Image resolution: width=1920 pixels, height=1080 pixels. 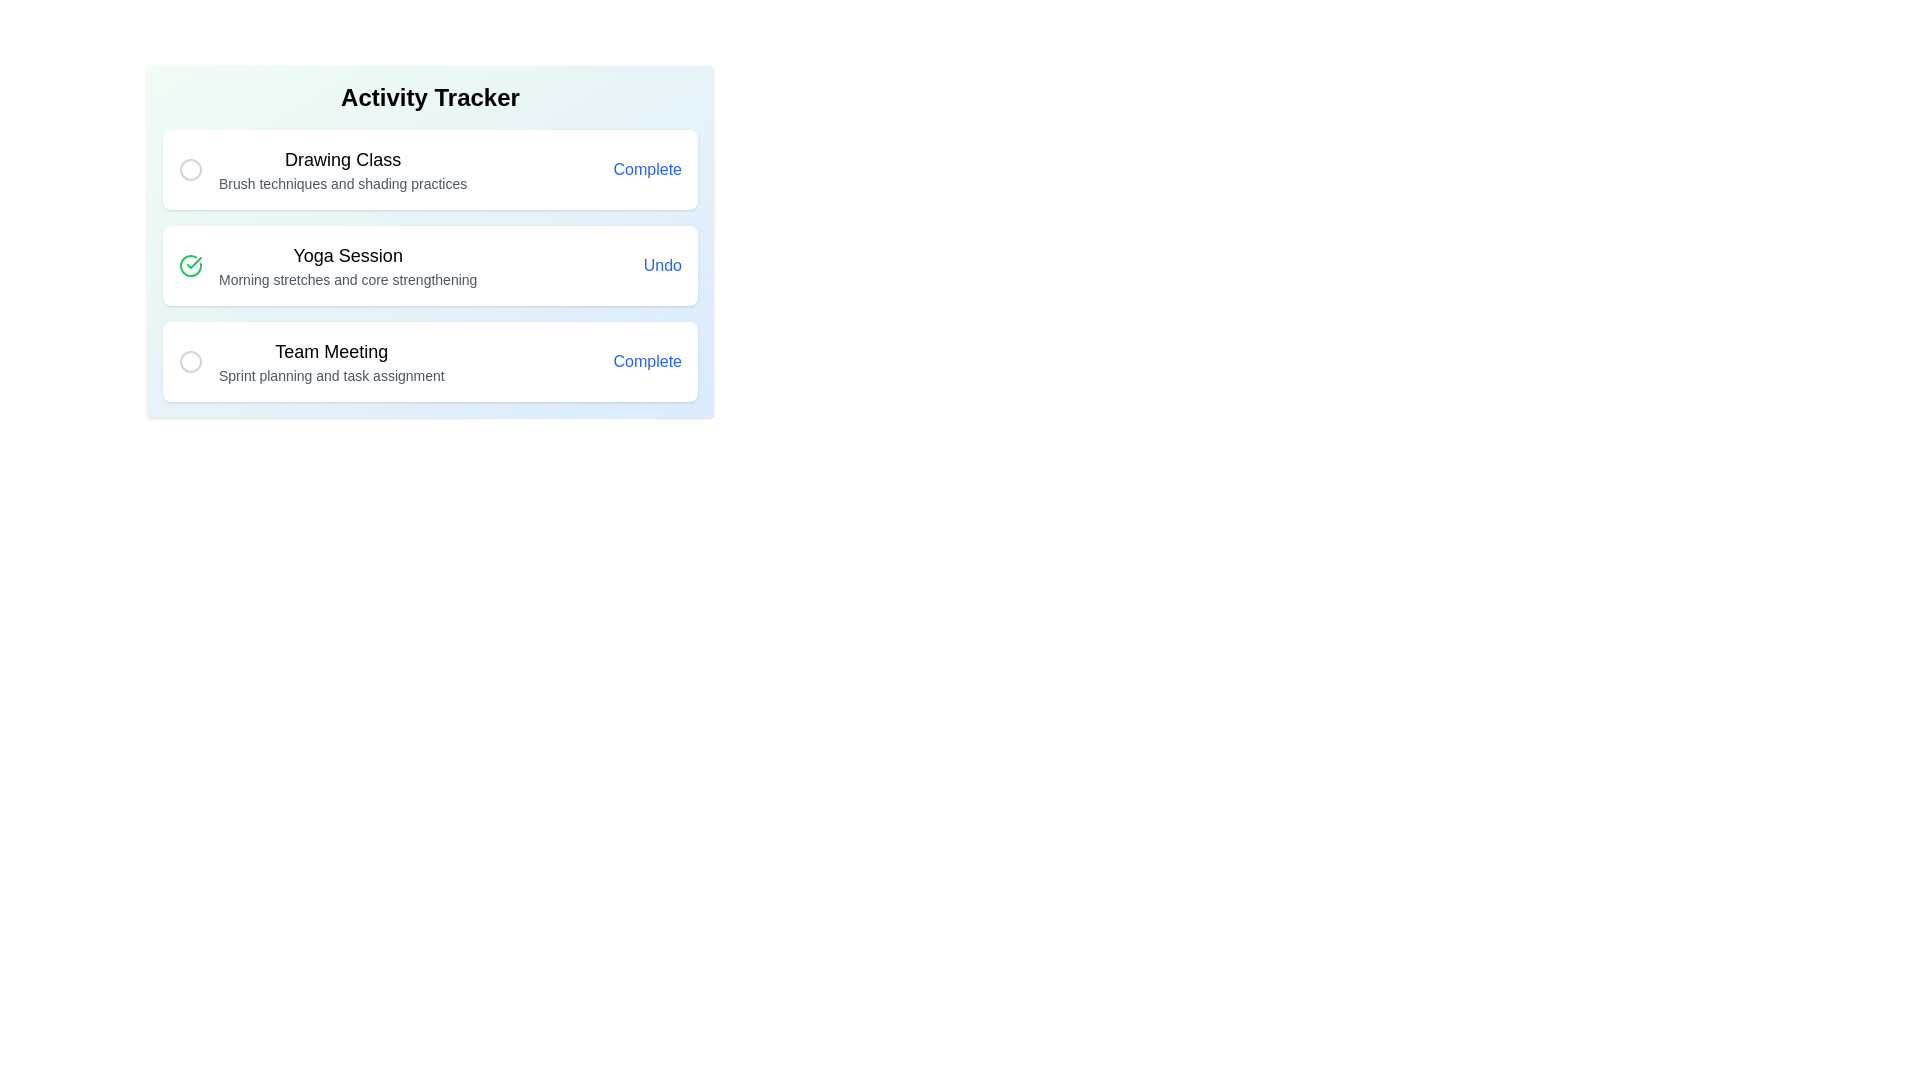 I want to click on the activity named Team Meeting to view its details, so click(x=331, y=362).